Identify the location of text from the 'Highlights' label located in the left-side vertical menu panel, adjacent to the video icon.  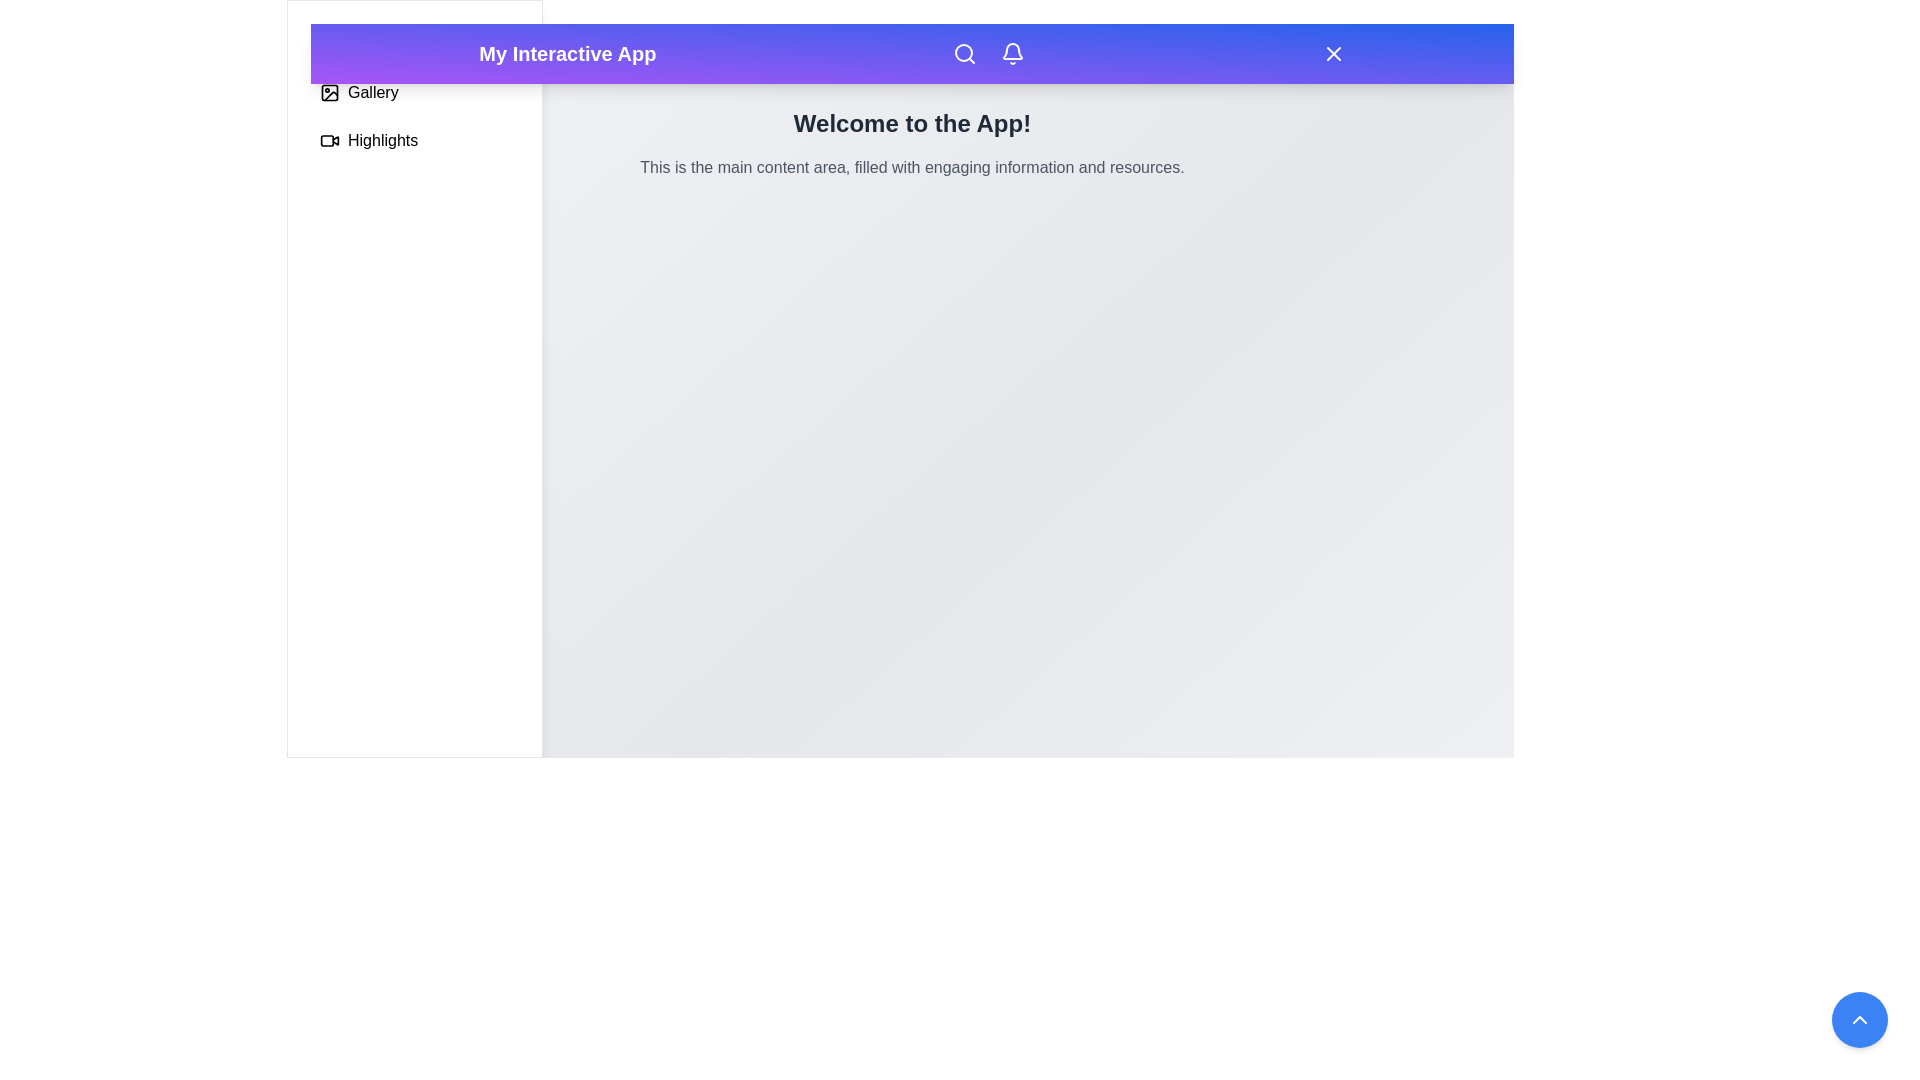
(383, 140).